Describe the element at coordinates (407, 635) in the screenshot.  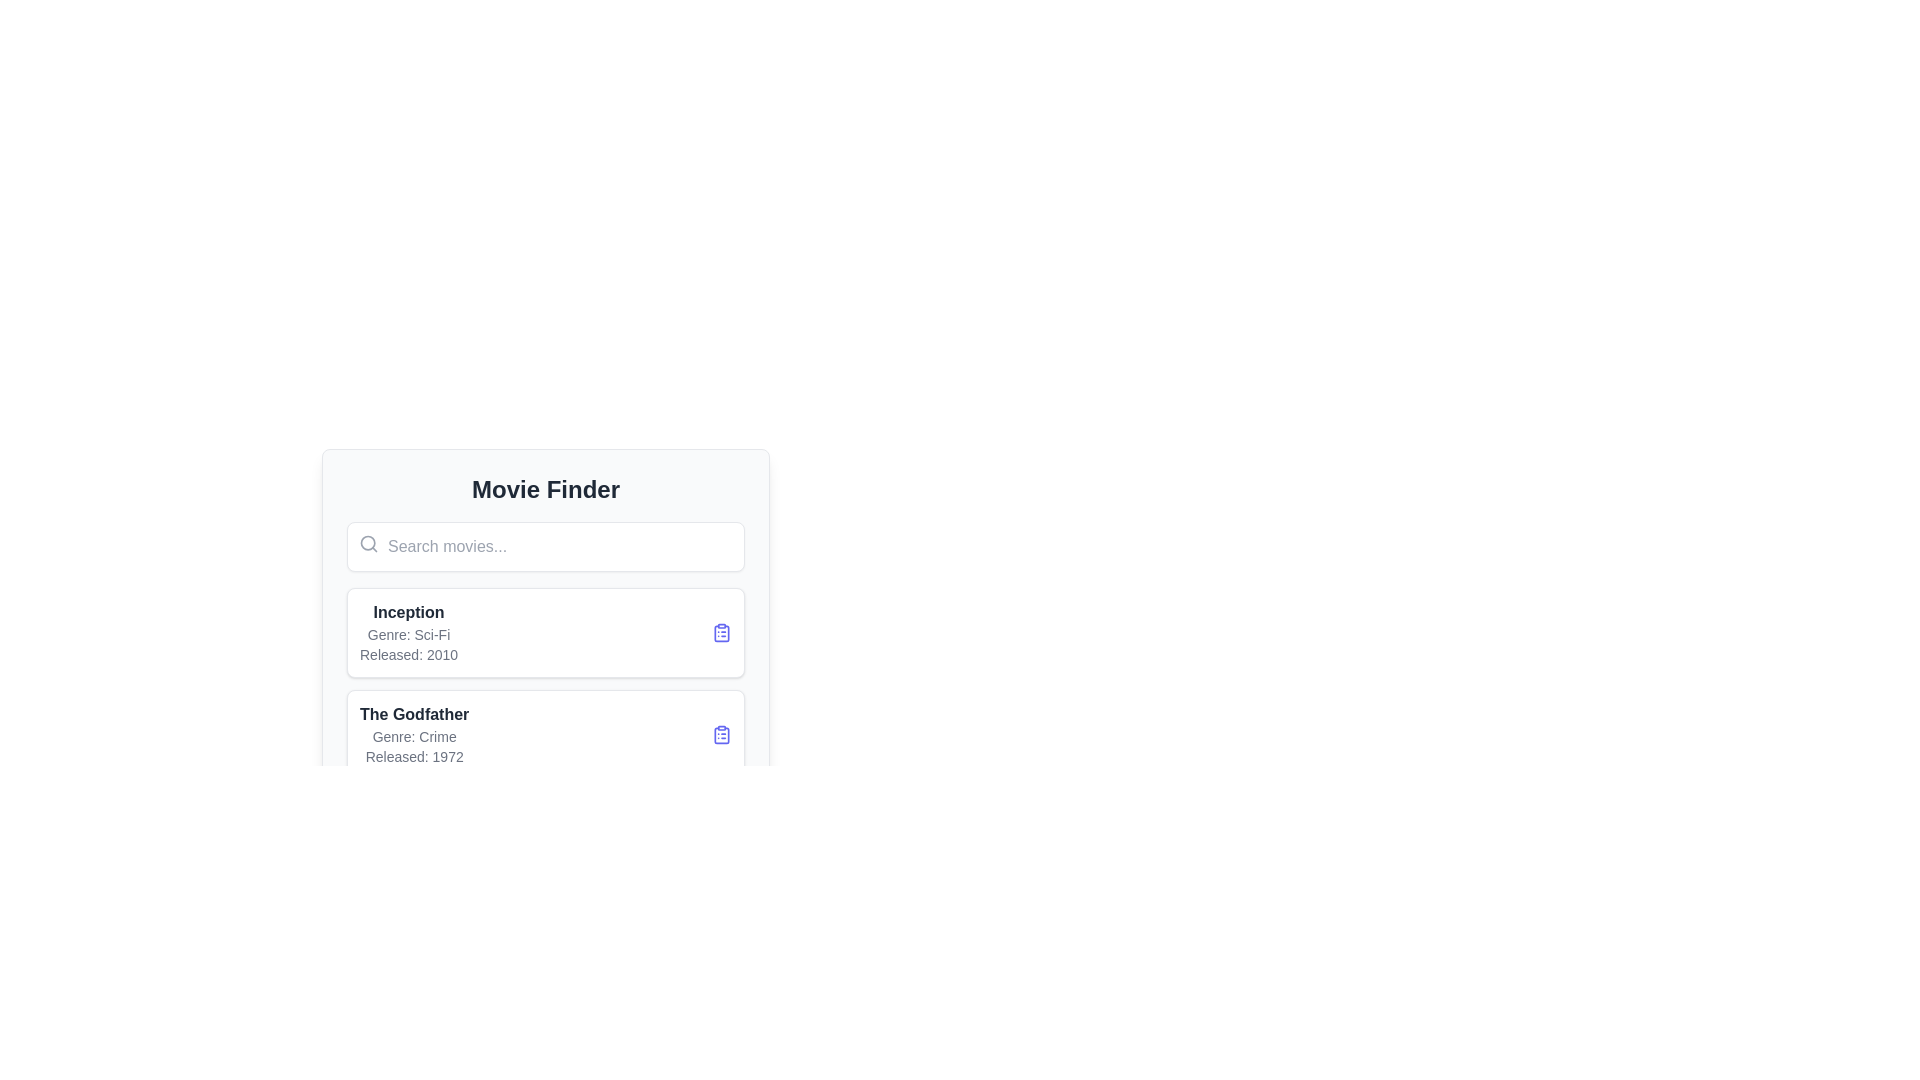
I see `the text label displaying the genre of the movie 'Inception', which is located under the title in the movie detail section` at that location.